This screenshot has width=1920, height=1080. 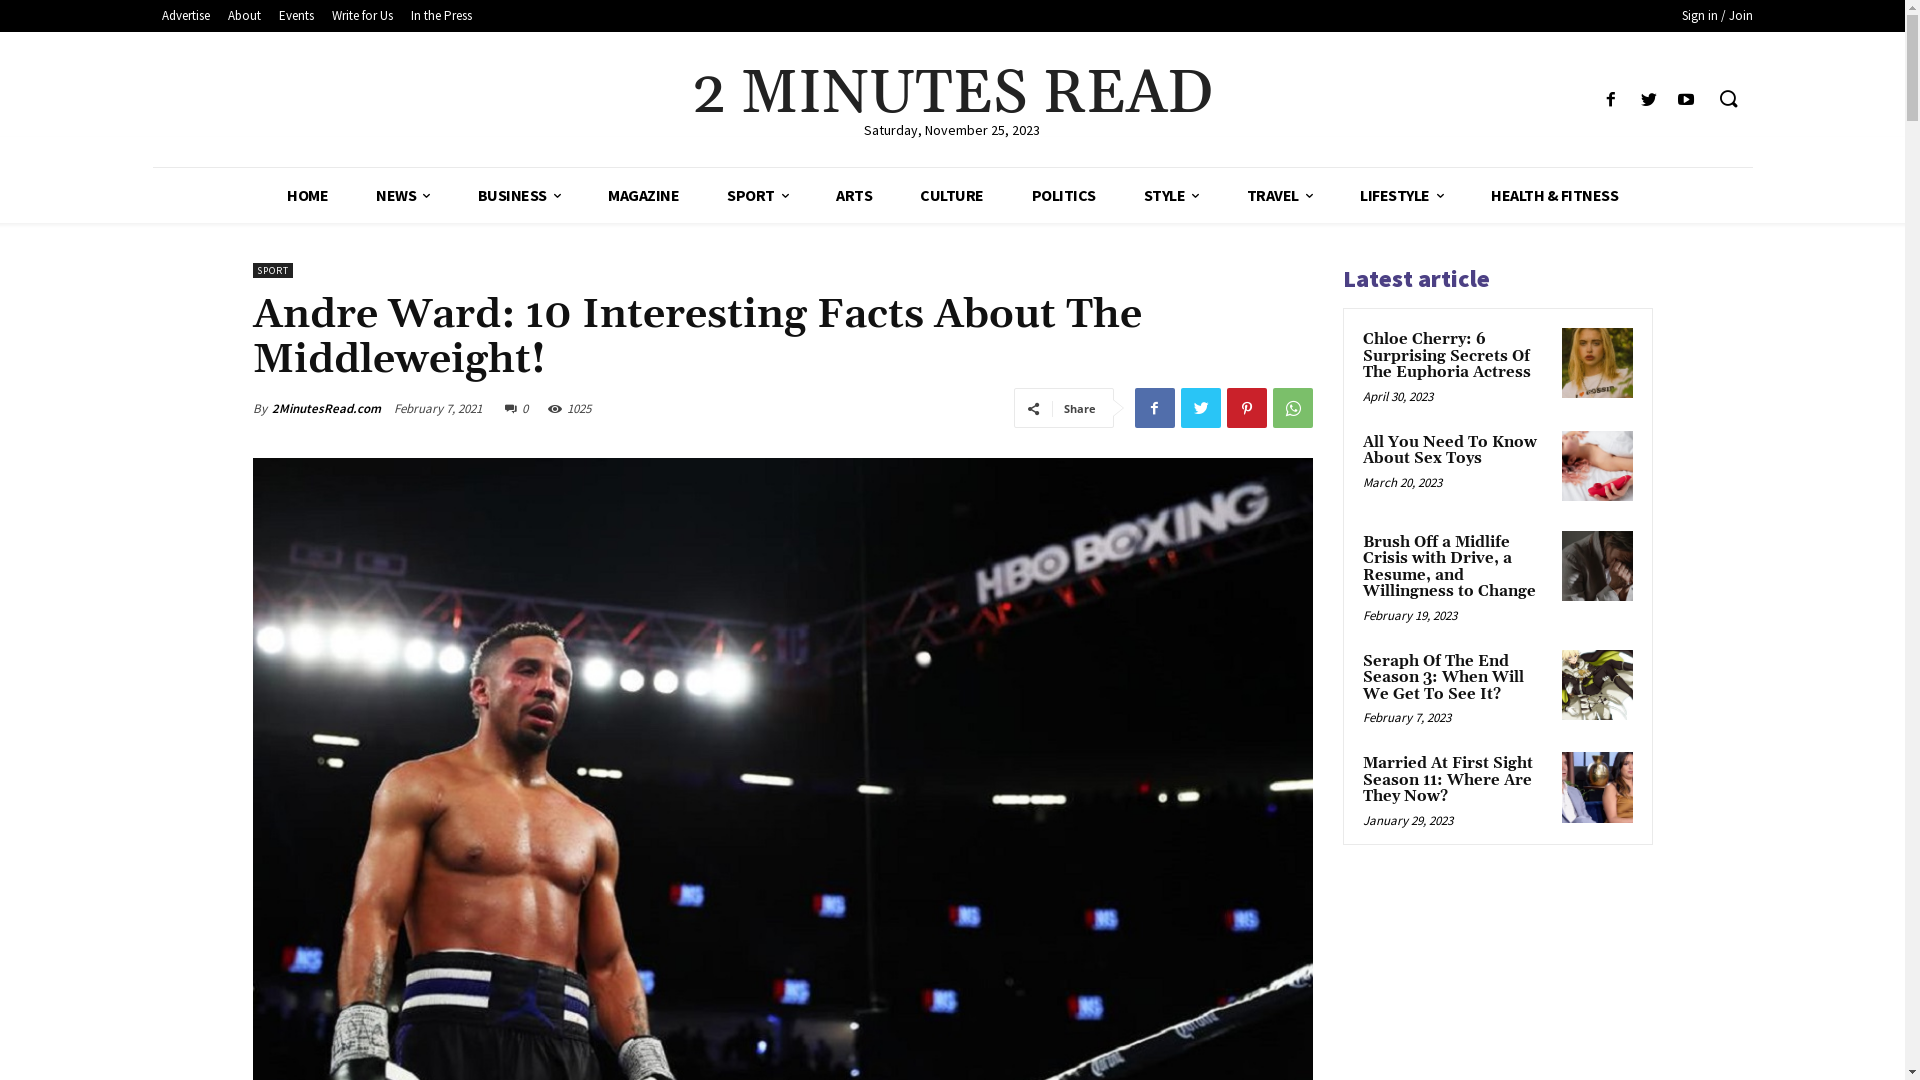 I want to click on 'About', so click(x=242, y=15).